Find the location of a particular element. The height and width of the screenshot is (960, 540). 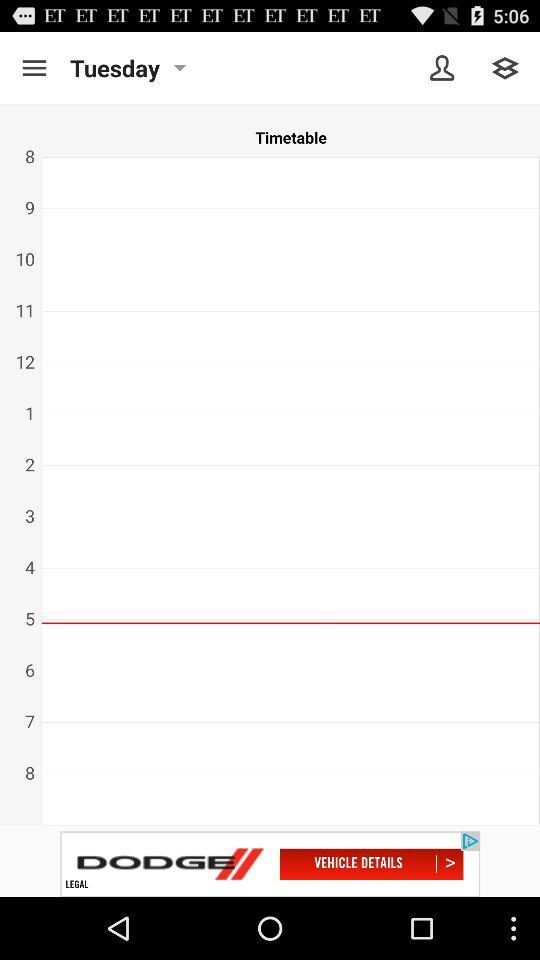

profile is located at coordinates (442, 68).